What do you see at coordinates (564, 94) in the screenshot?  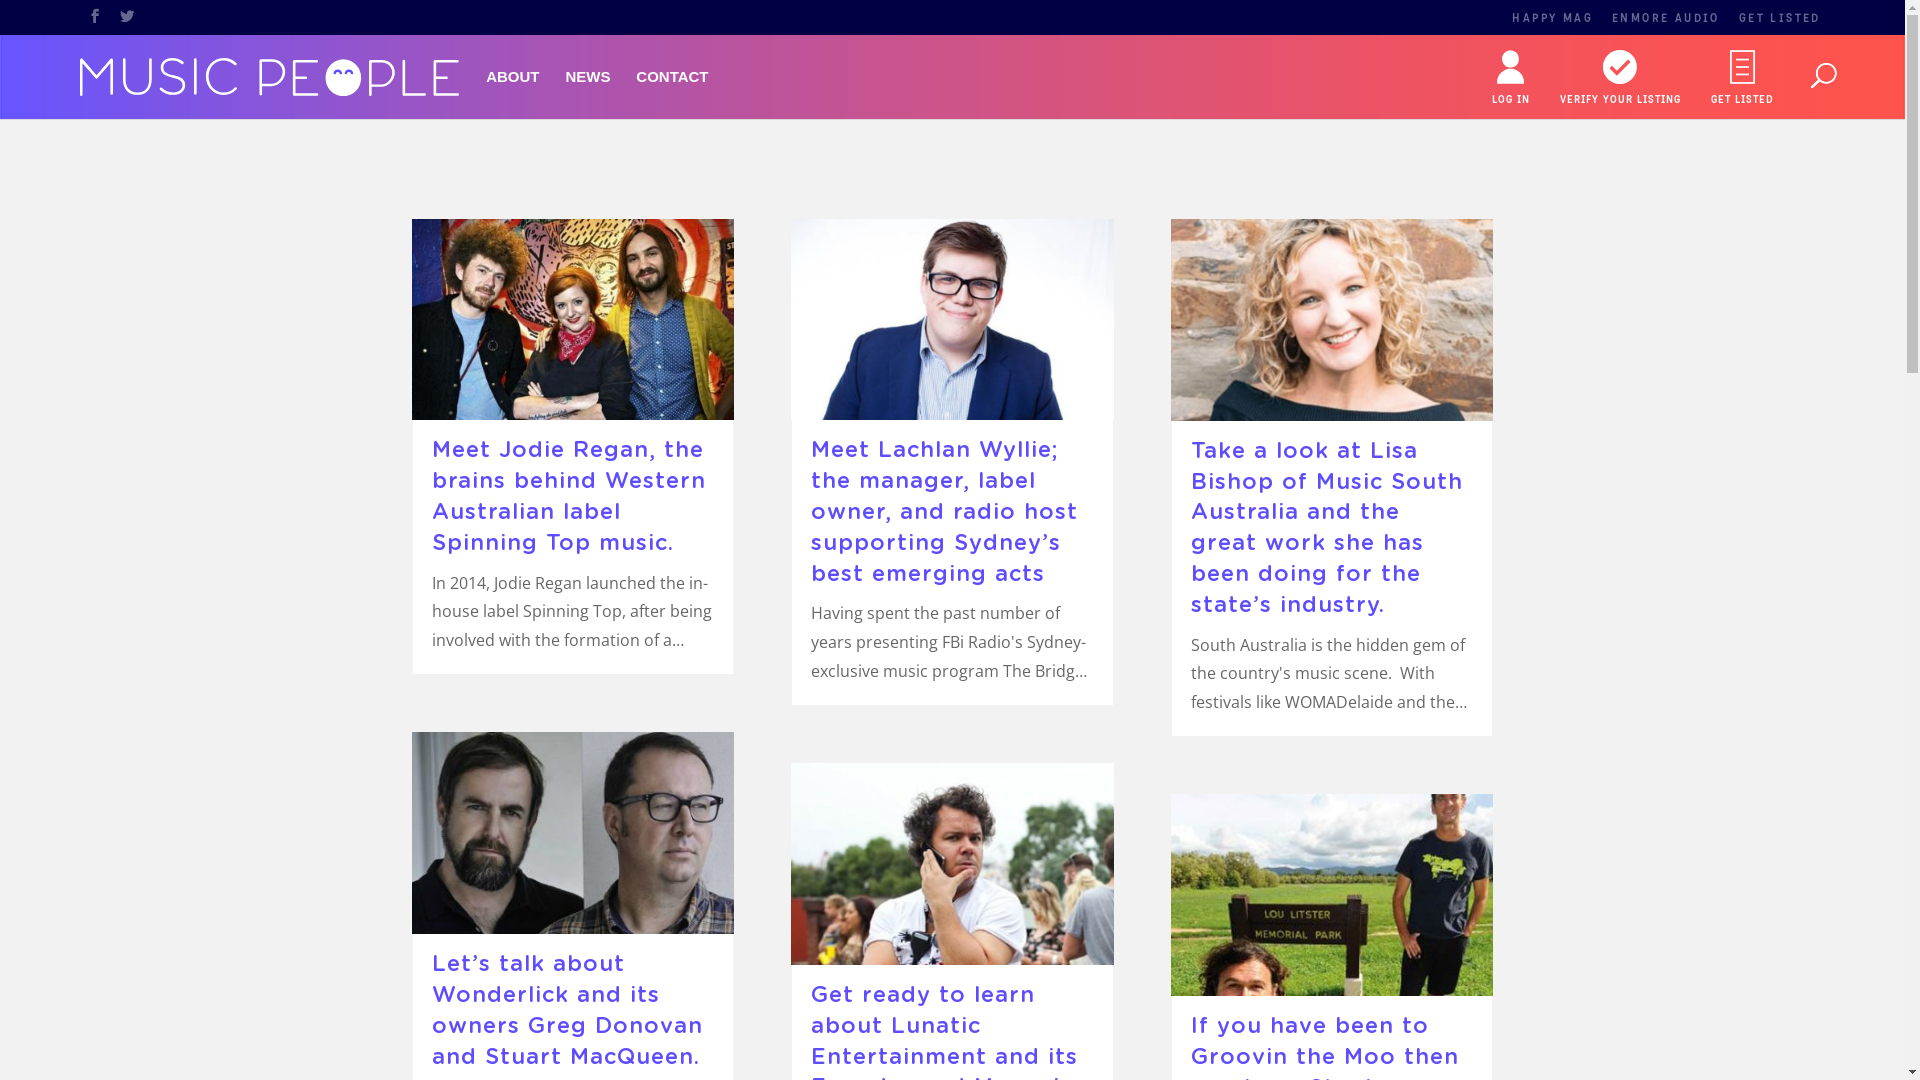 I see `'NEWS'` at bounding box center [564, 94].